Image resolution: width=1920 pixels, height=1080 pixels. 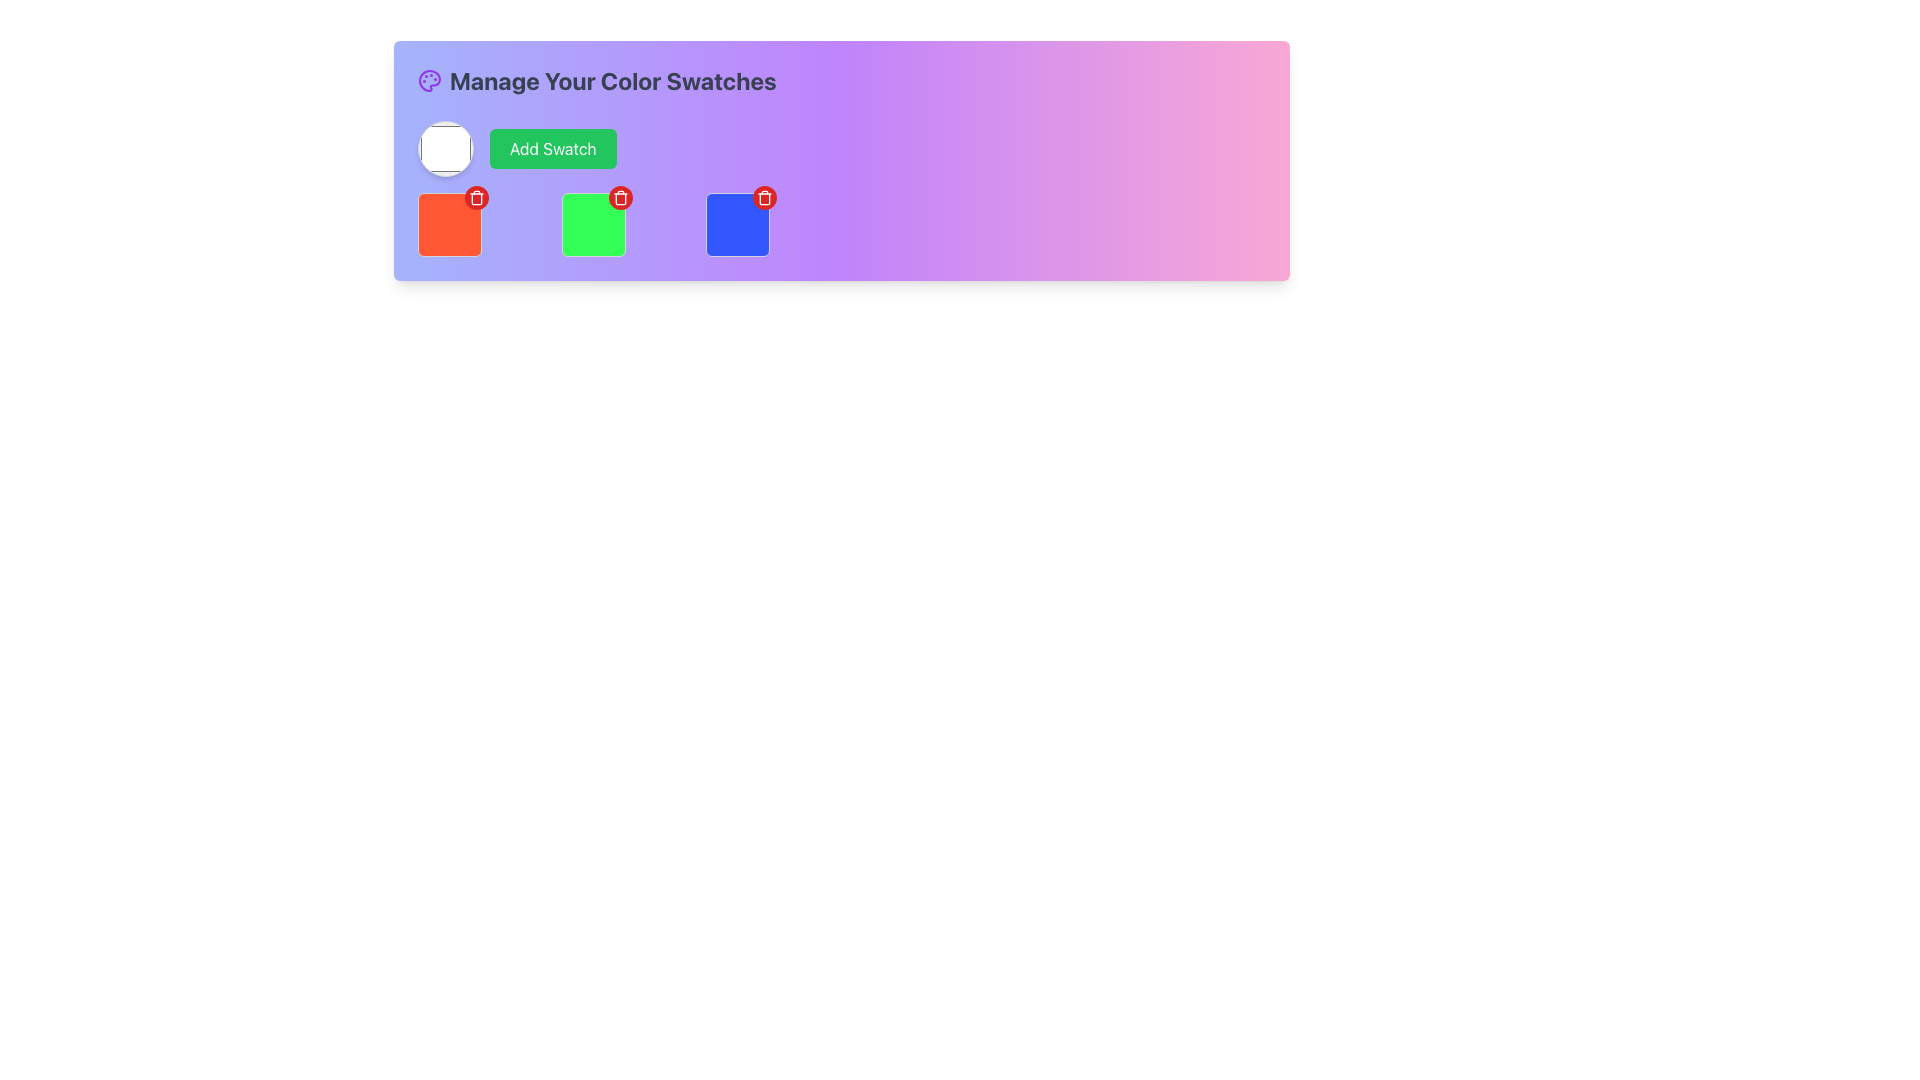 What do you see at coordinates (737, 224) in the screenshot?
I see `the blue square color swatch component, which is the fourth square in a row of six elements` at bounding box center [737, 224].